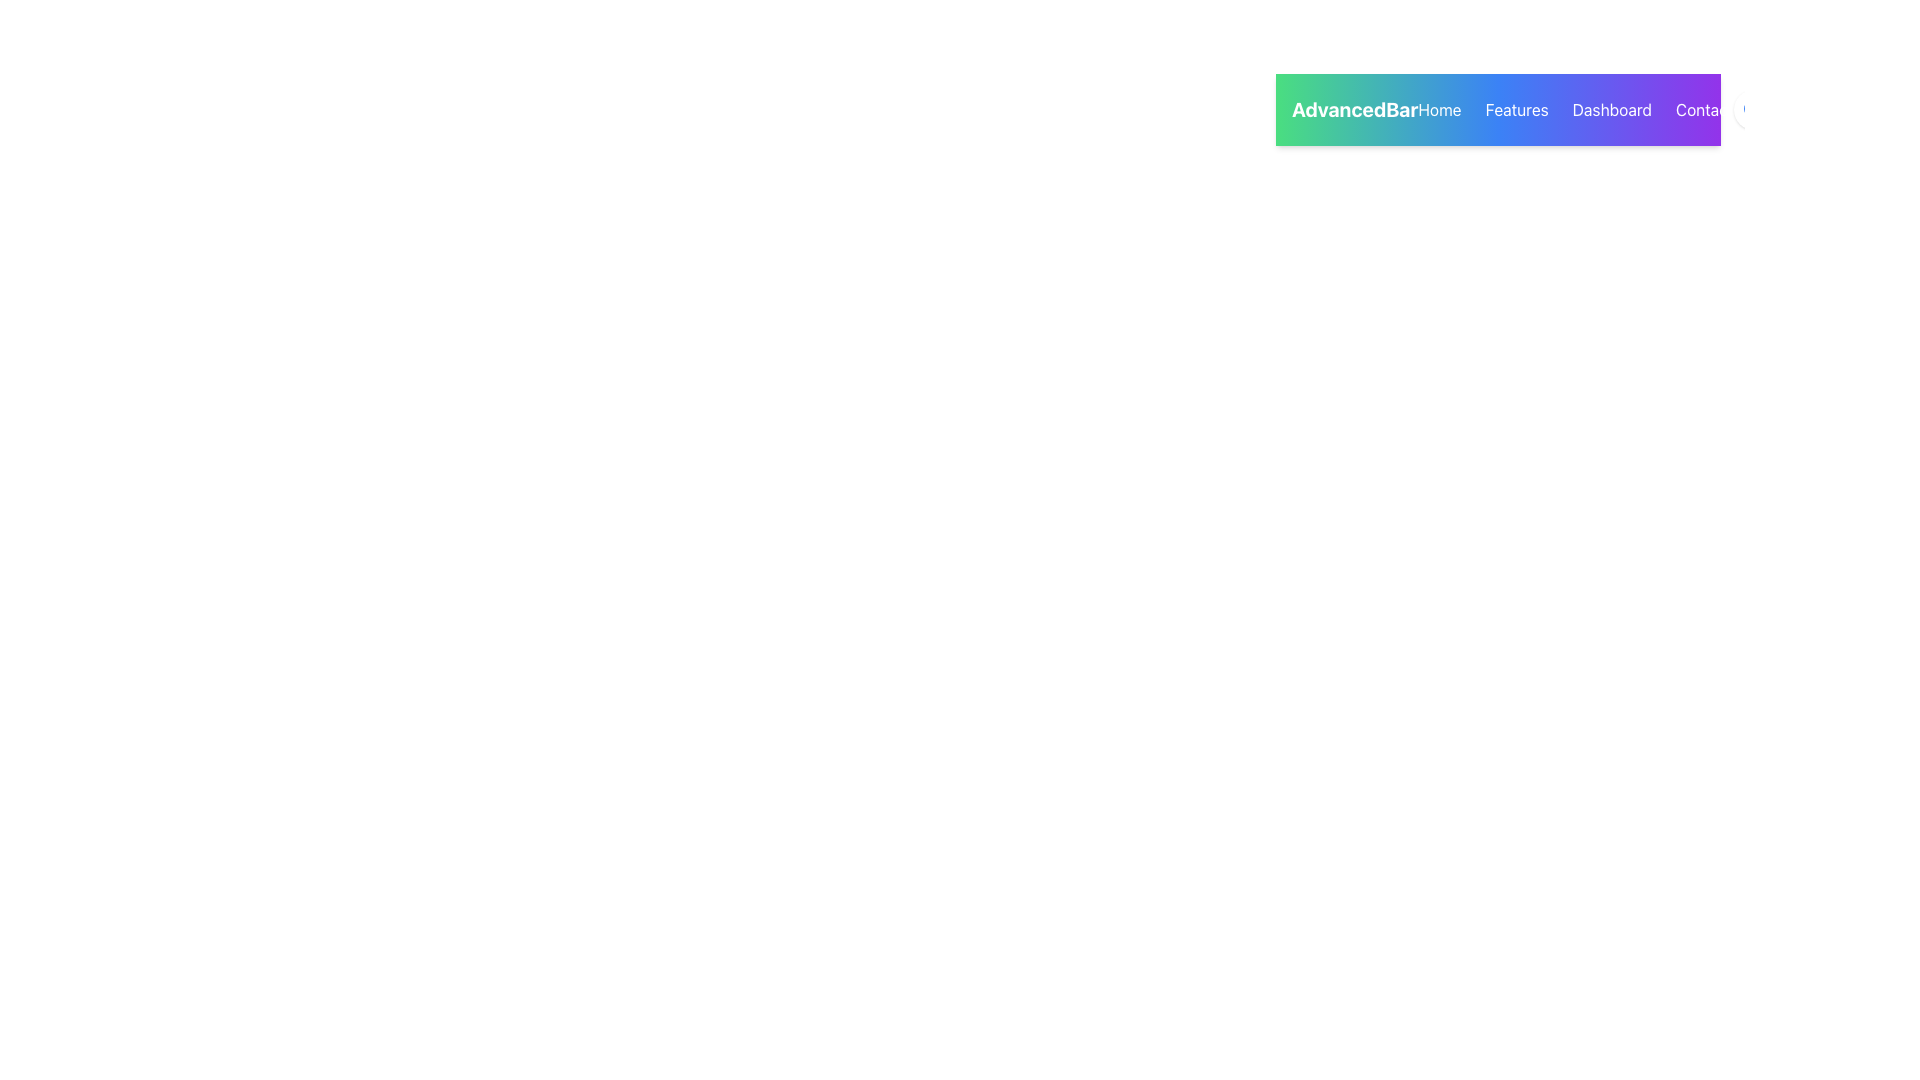  I want to click on the rightmost circular button in the group of blue buttons located at the far right of the top navigation bar, adjacent to the 'Contact' menu item, so click(1809, 110).